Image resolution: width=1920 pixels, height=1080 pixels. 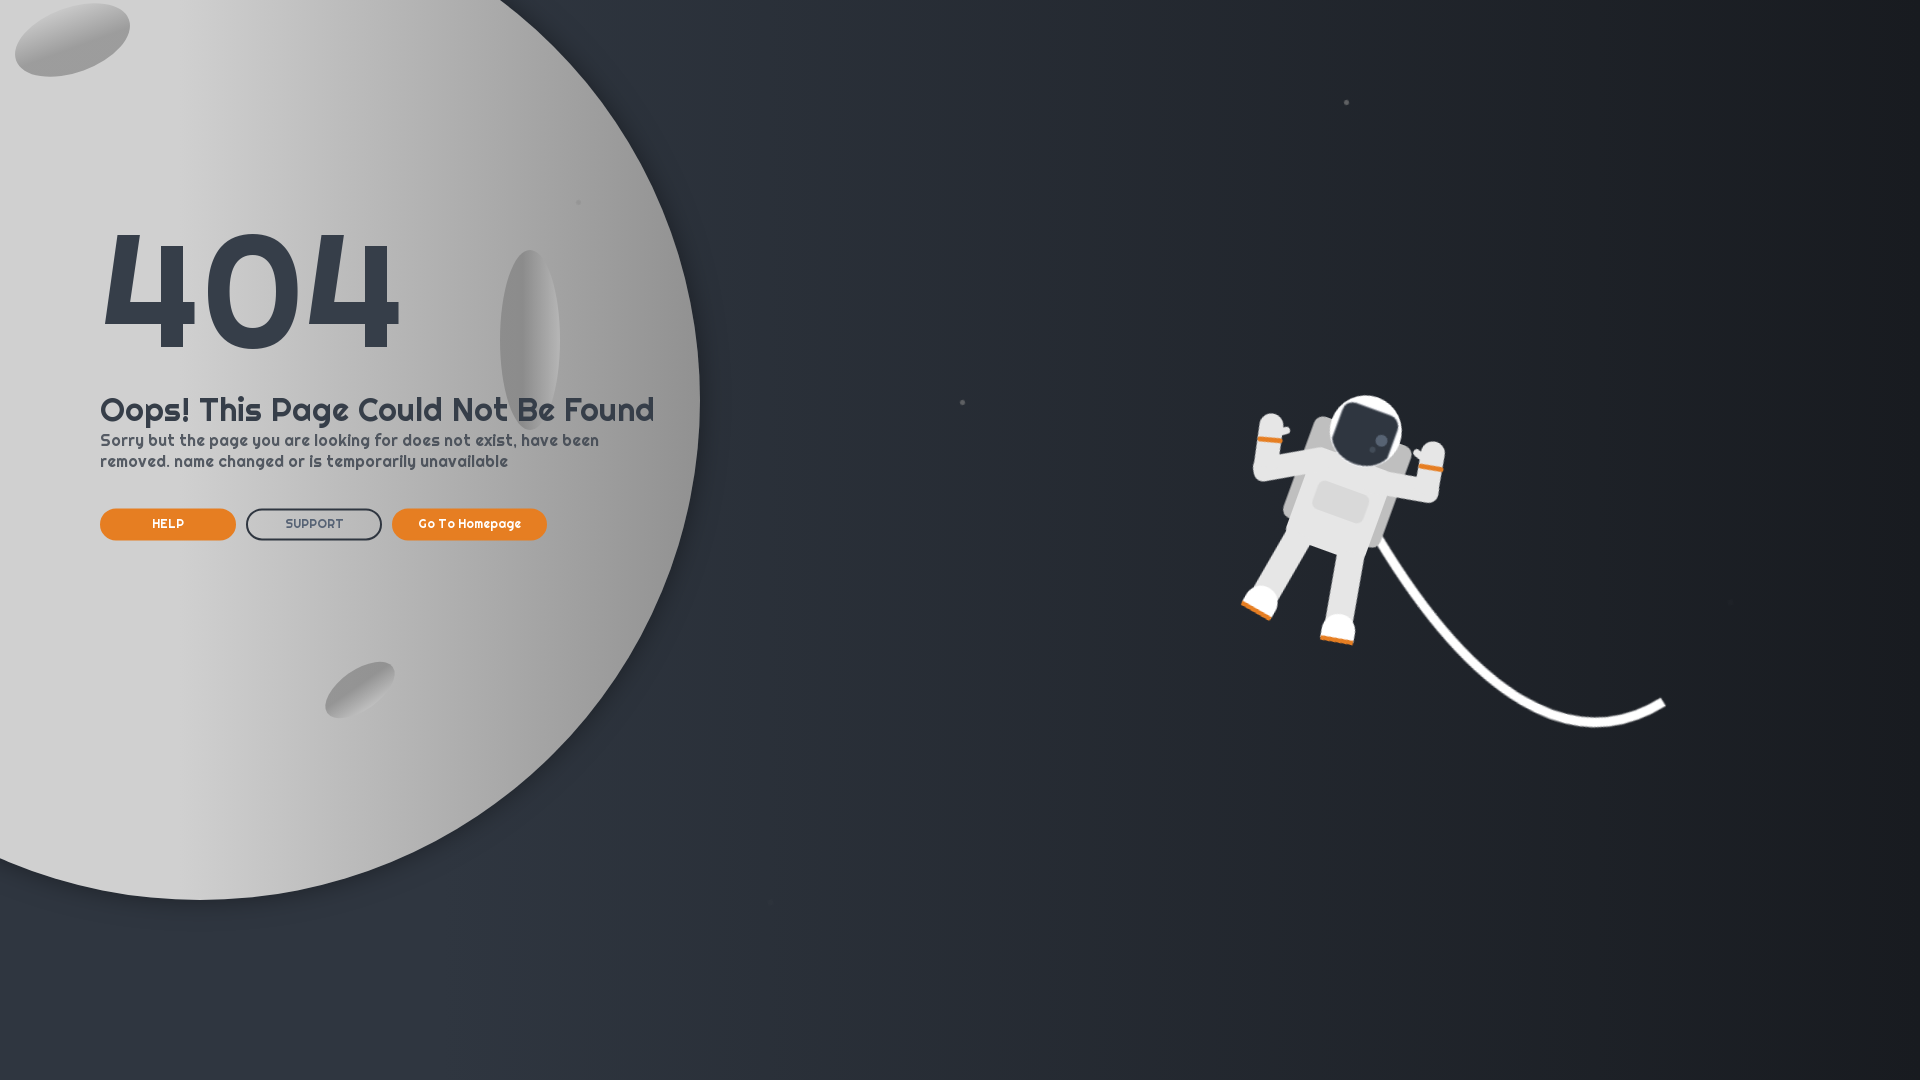 I want to click on 'Go To Homepage', so click(x=392, y=523).